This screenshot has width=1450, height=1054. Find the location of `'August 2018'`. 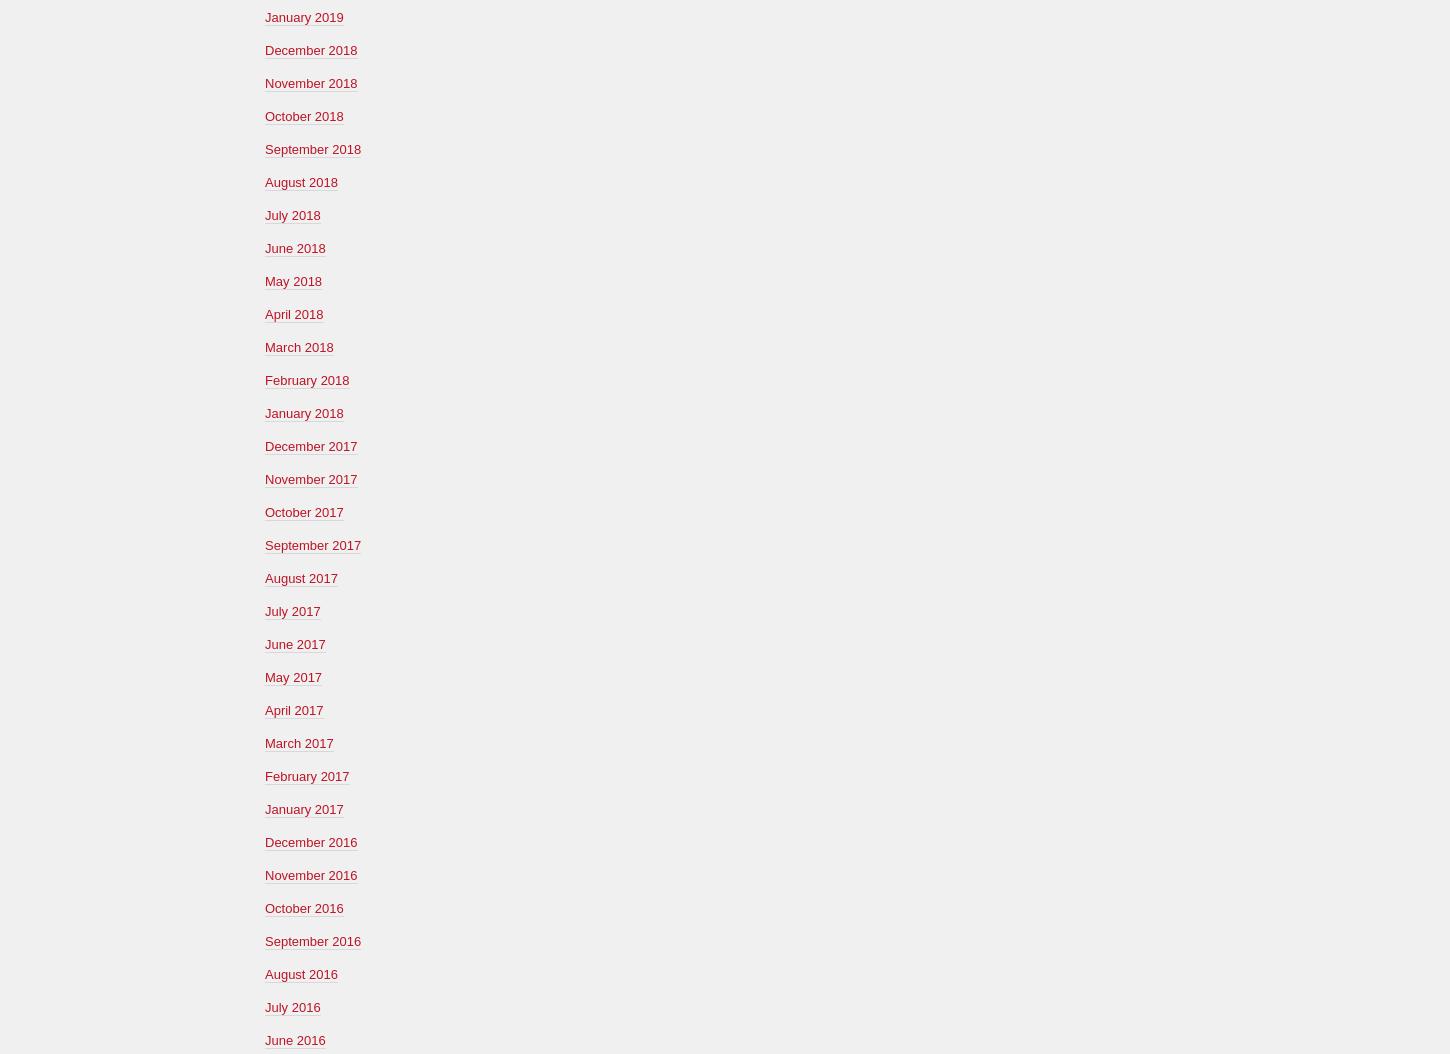

'August 2018' is located at coordinates (301, 180).